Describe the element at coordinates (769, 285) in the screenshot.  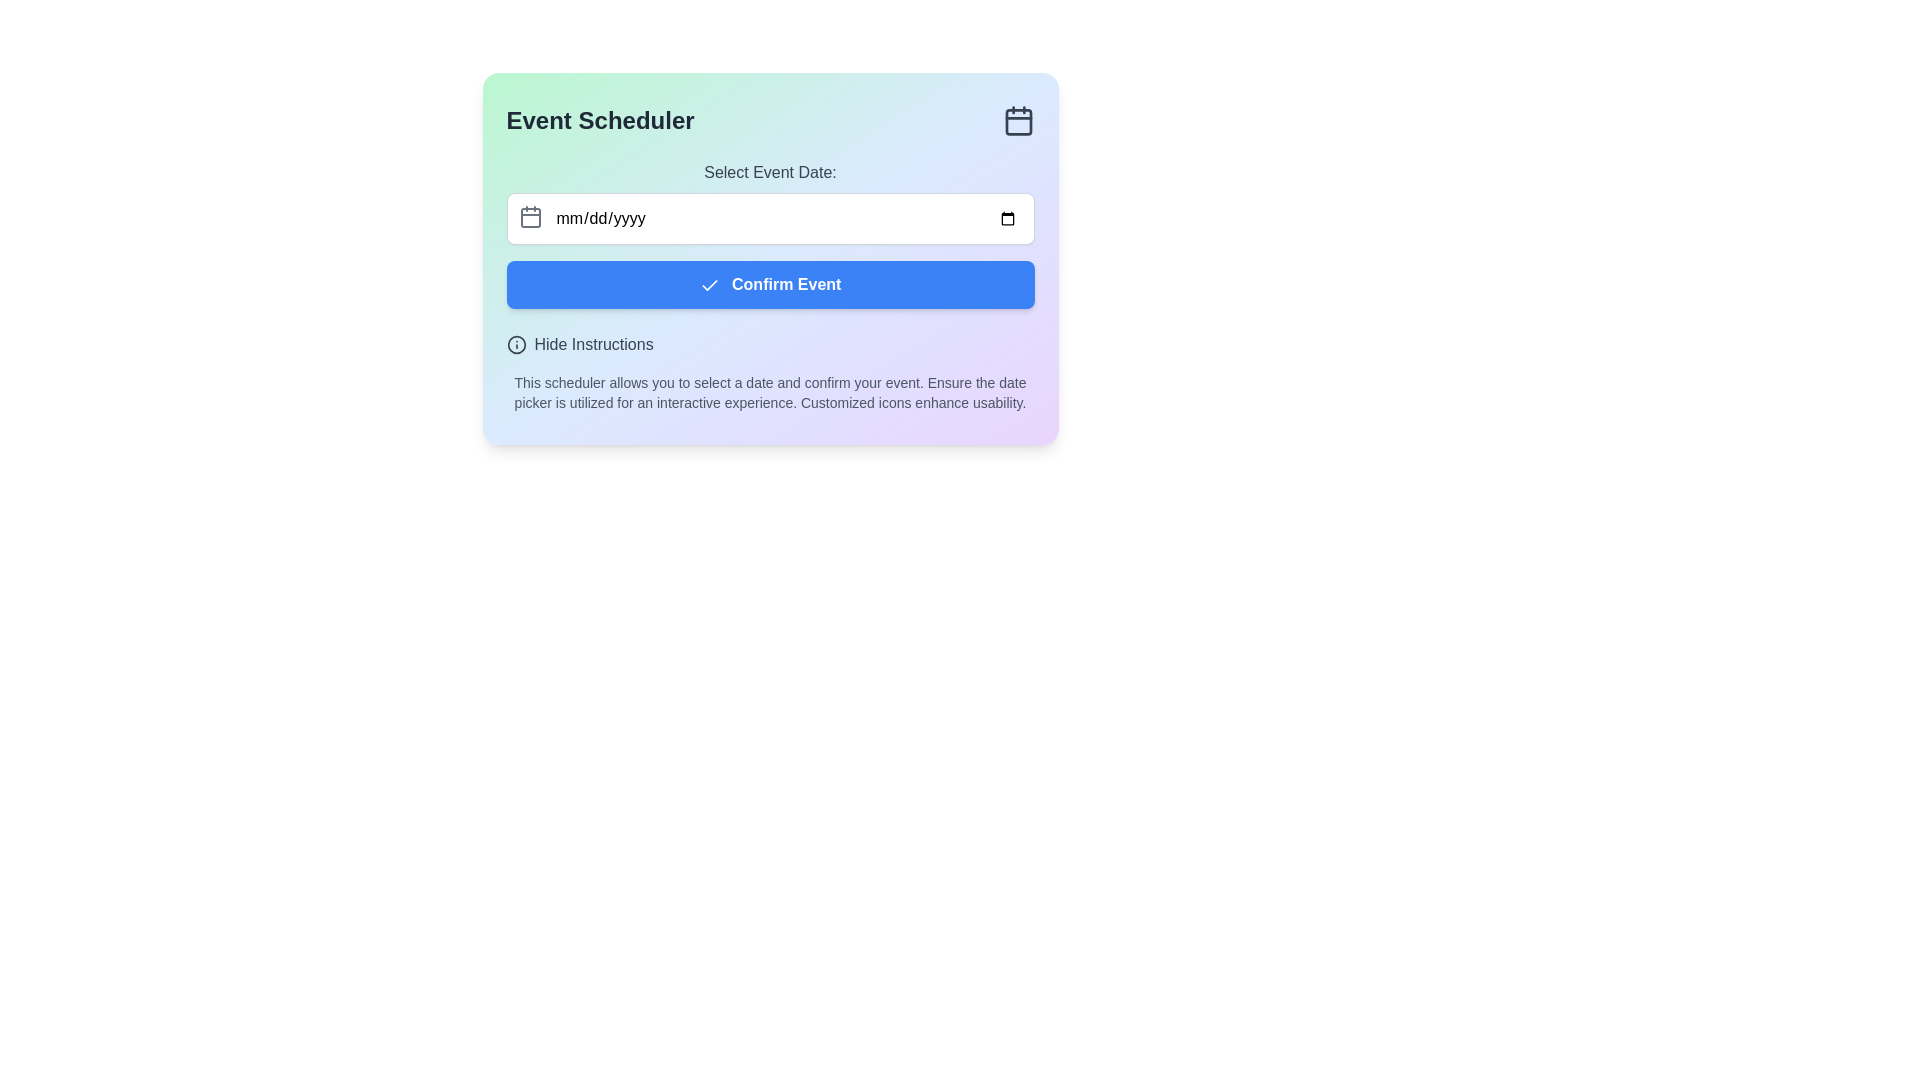
I see `the confirm button located below the 'Select Event Date' input field to confirm the event date selection` at that location.